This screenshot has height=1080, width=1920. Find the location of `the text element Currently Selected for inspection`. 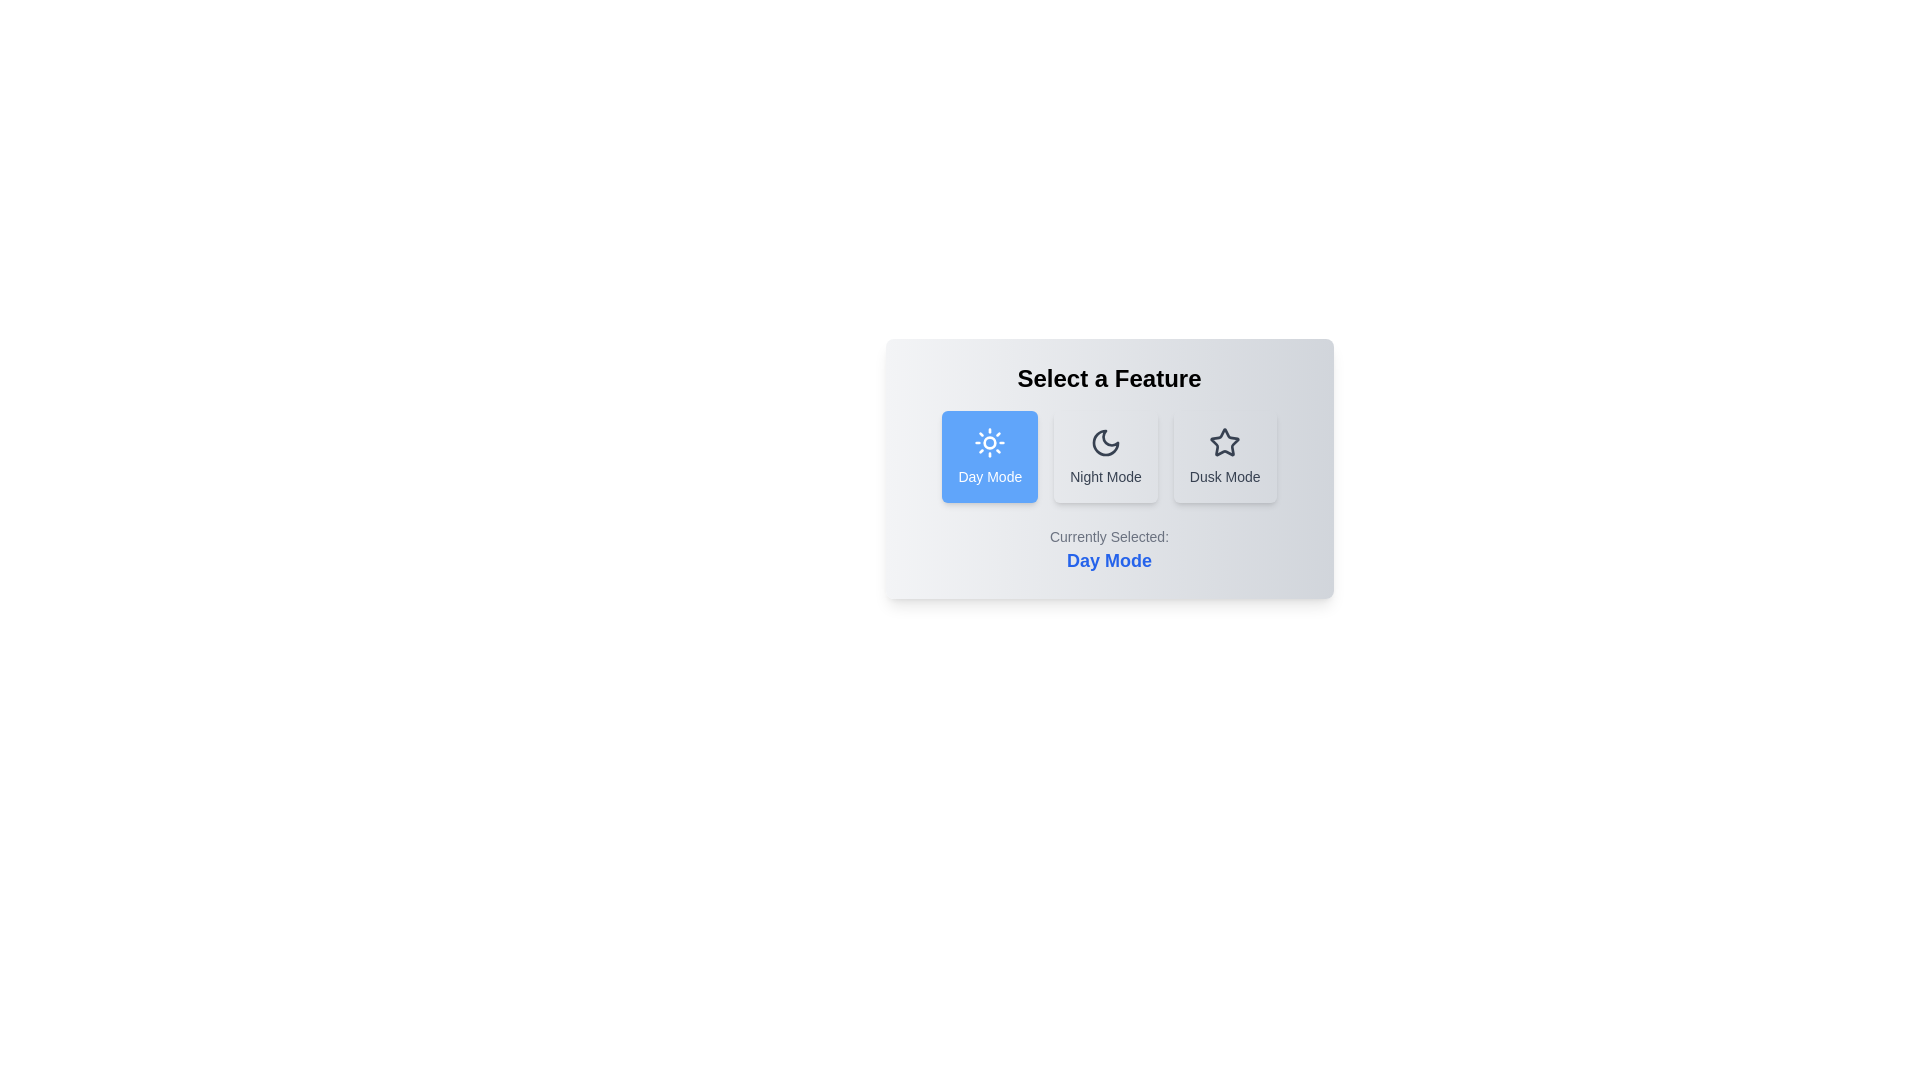

the text element Currently Selected for inspection is located at coordinates (1108, 551).